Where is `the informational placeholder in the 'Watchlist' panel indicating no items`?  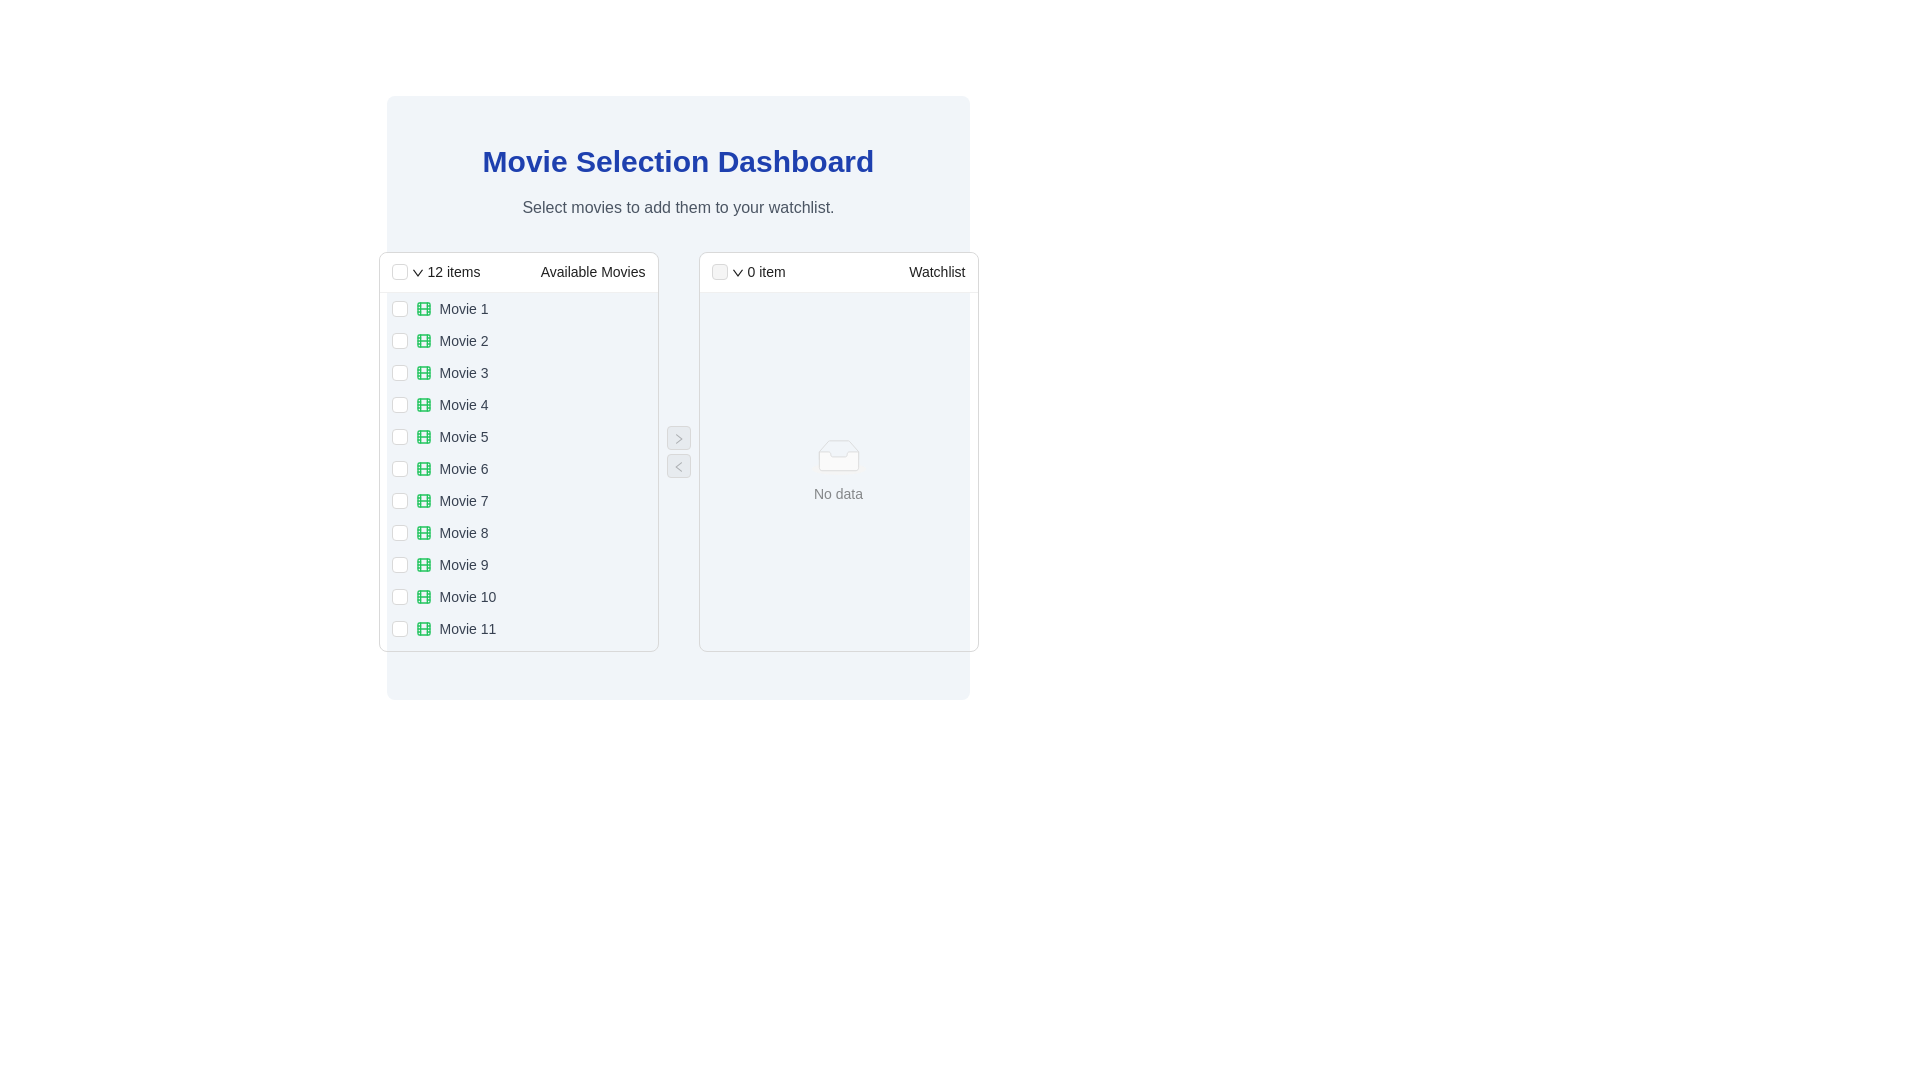
the informational placeholder in the 'Watchlist' panel indicating no items is located at coordinates (838, 471).